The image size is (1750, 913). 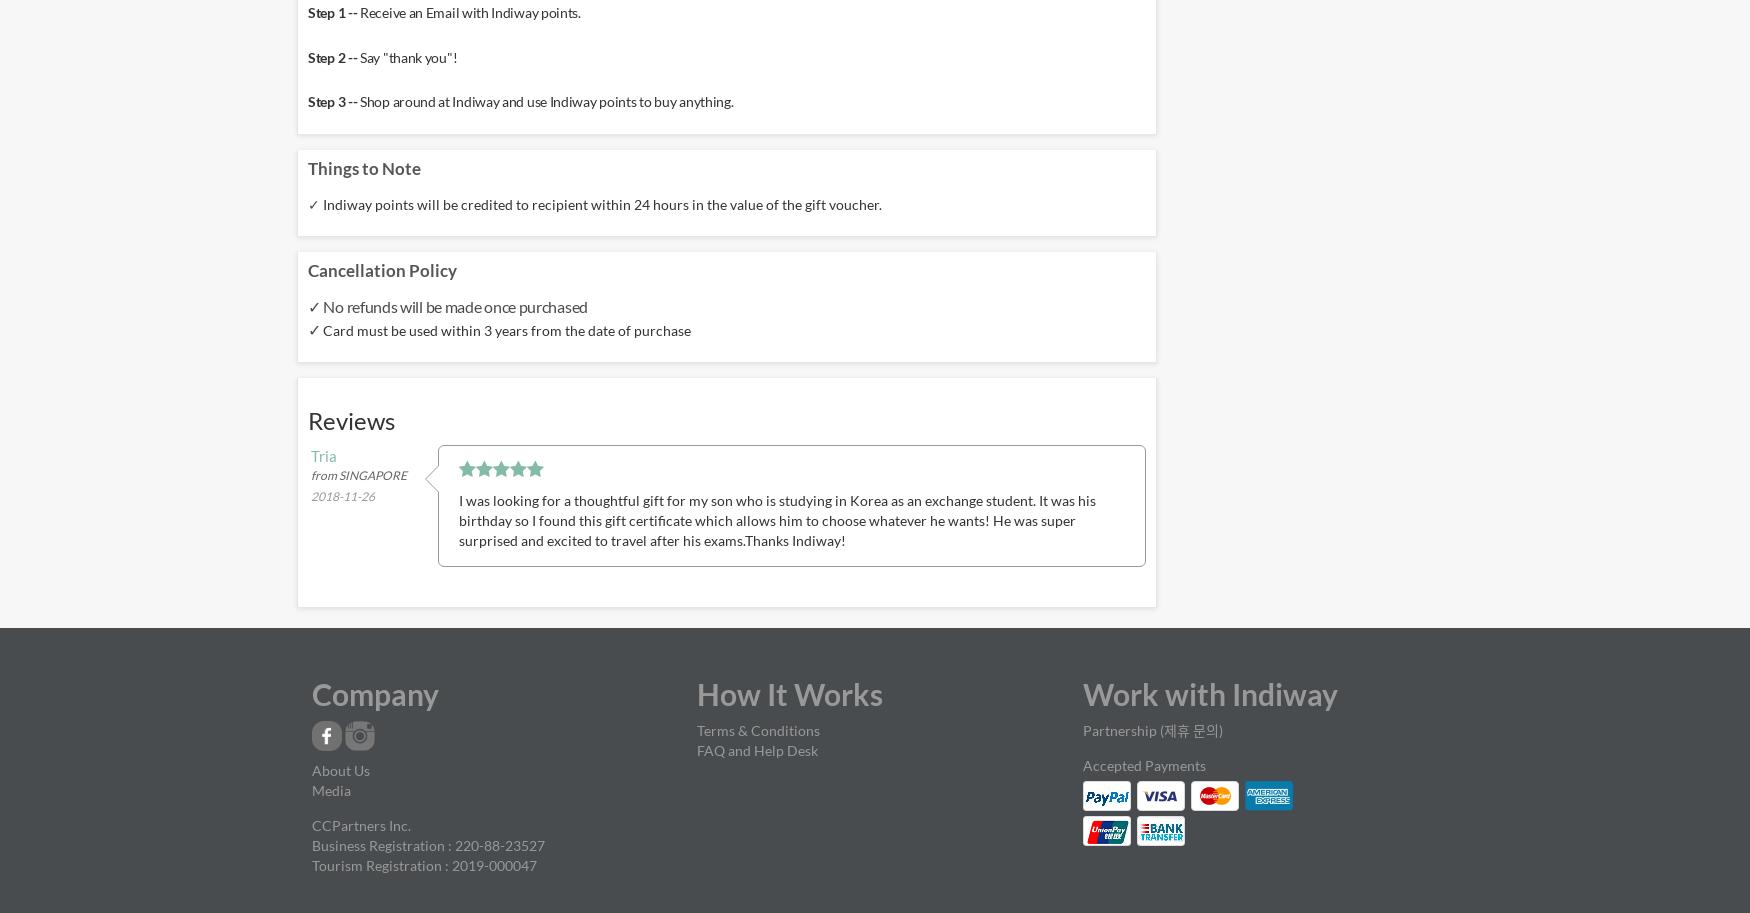 What do you see at coordinates (334, 101) in the screenshot?
I see `'Step 3 --'` at bounding box center [334, 101].